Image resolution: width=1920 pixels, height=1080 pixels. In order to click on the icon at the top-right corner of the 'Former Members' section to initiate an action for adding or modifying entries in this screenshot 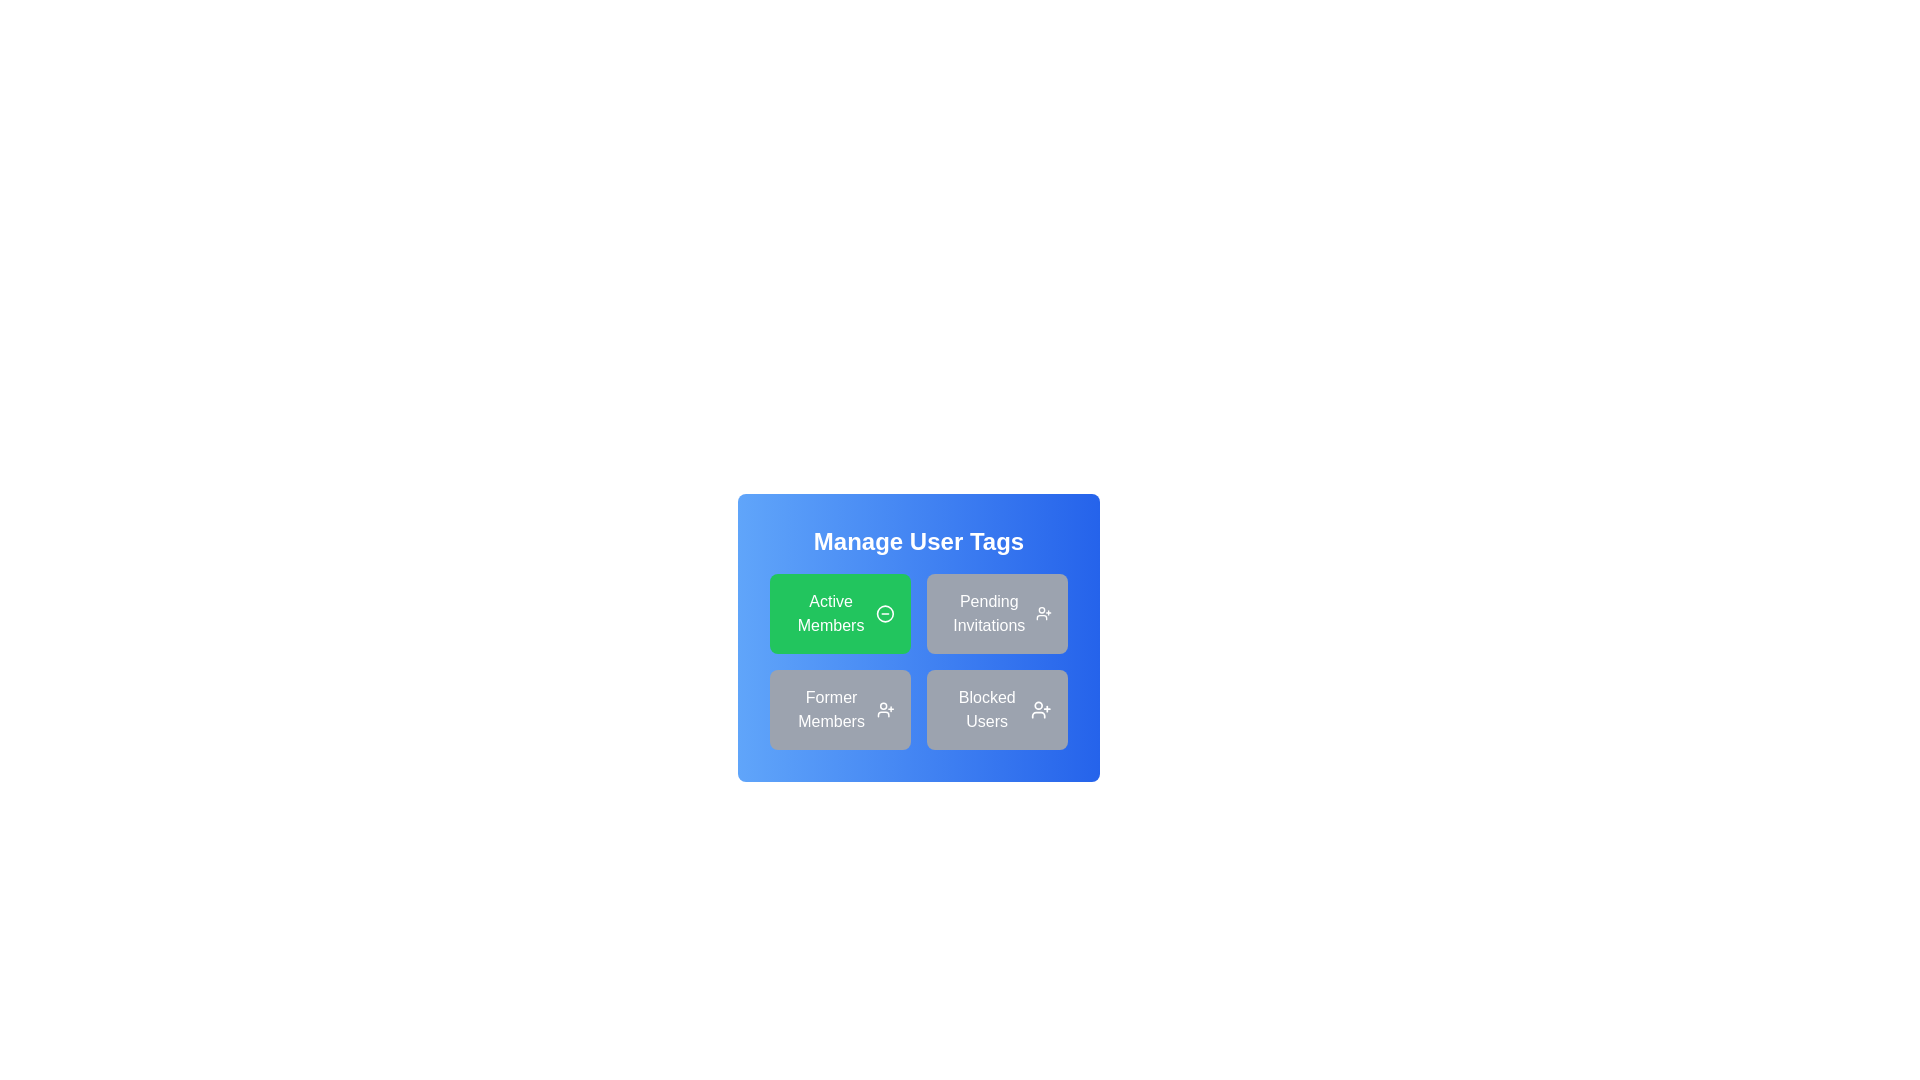, I will do `click(885, 708)`.